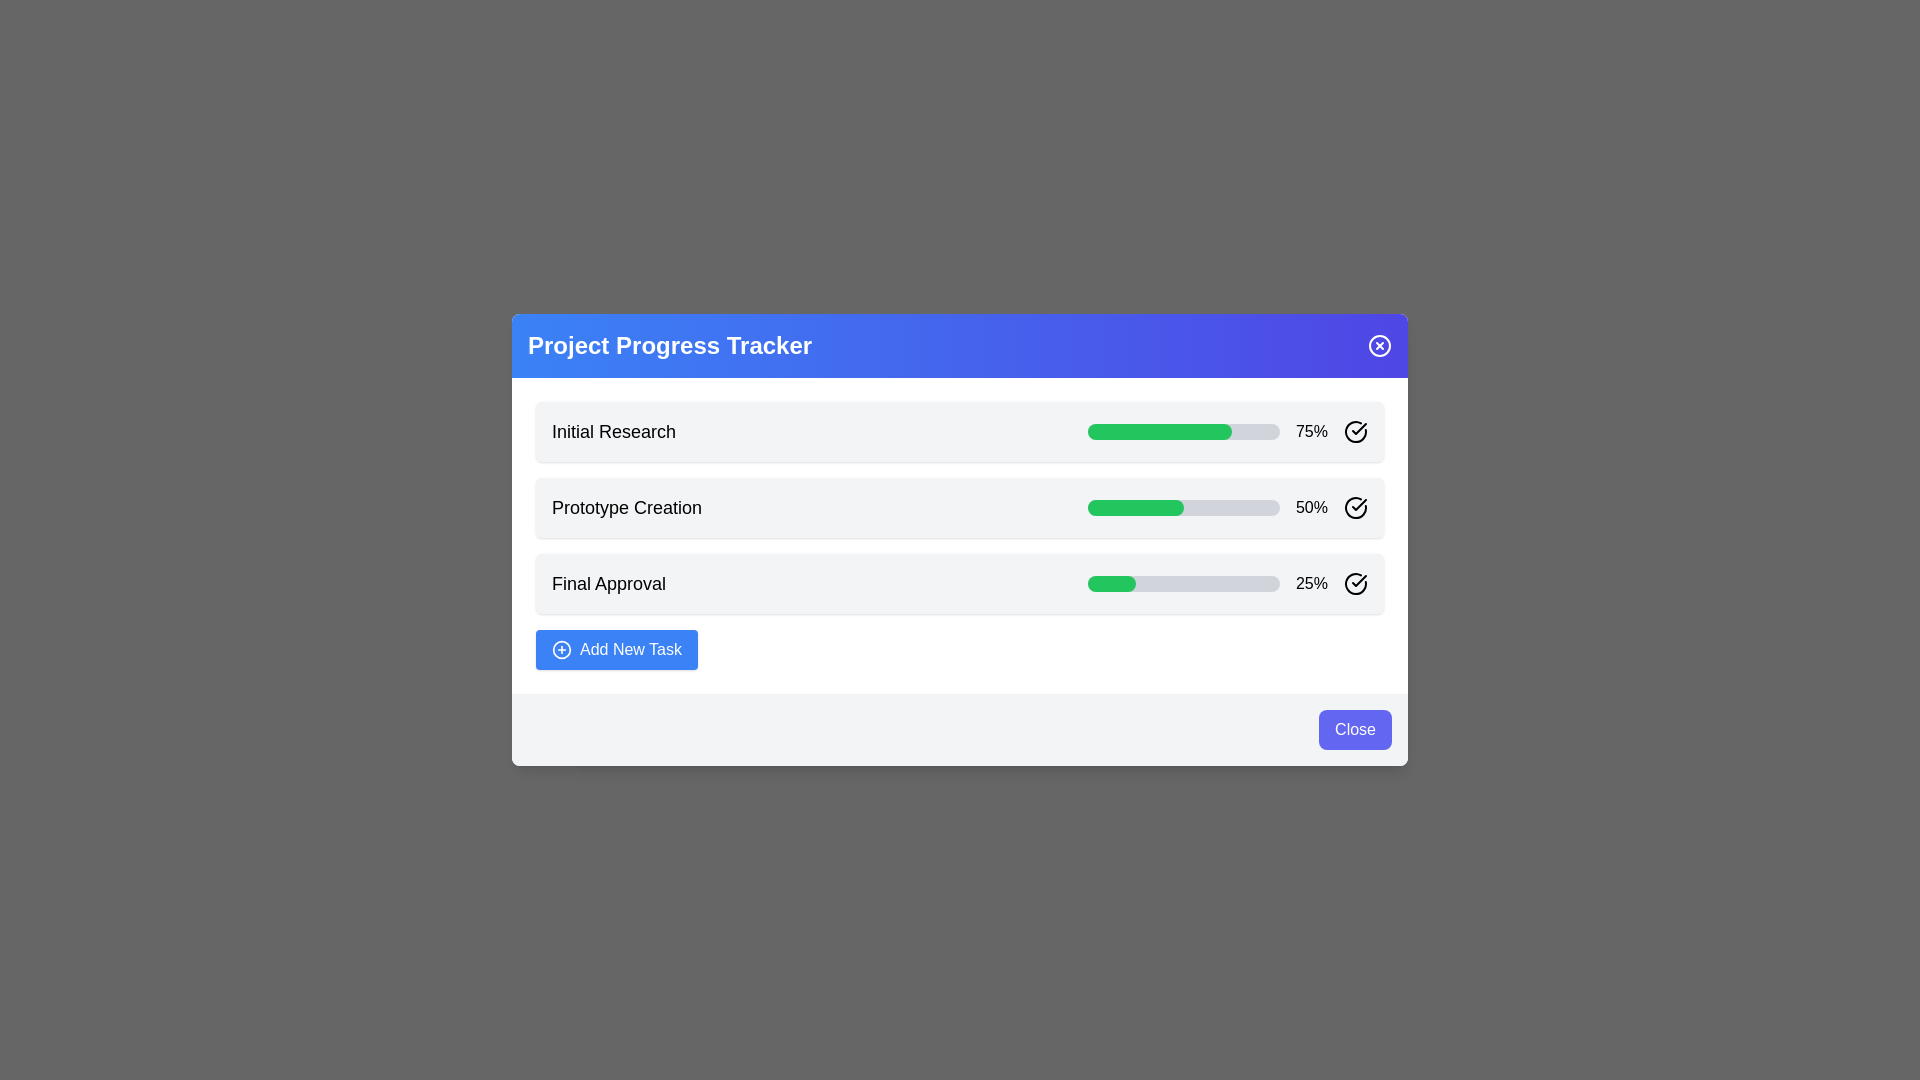  Describe the element at coordinates (1359, 504) in the screenshot. I see `the checkmark icon located within a circular graphical element to the right of the 'Final Approval' text and progress bar` at that location.